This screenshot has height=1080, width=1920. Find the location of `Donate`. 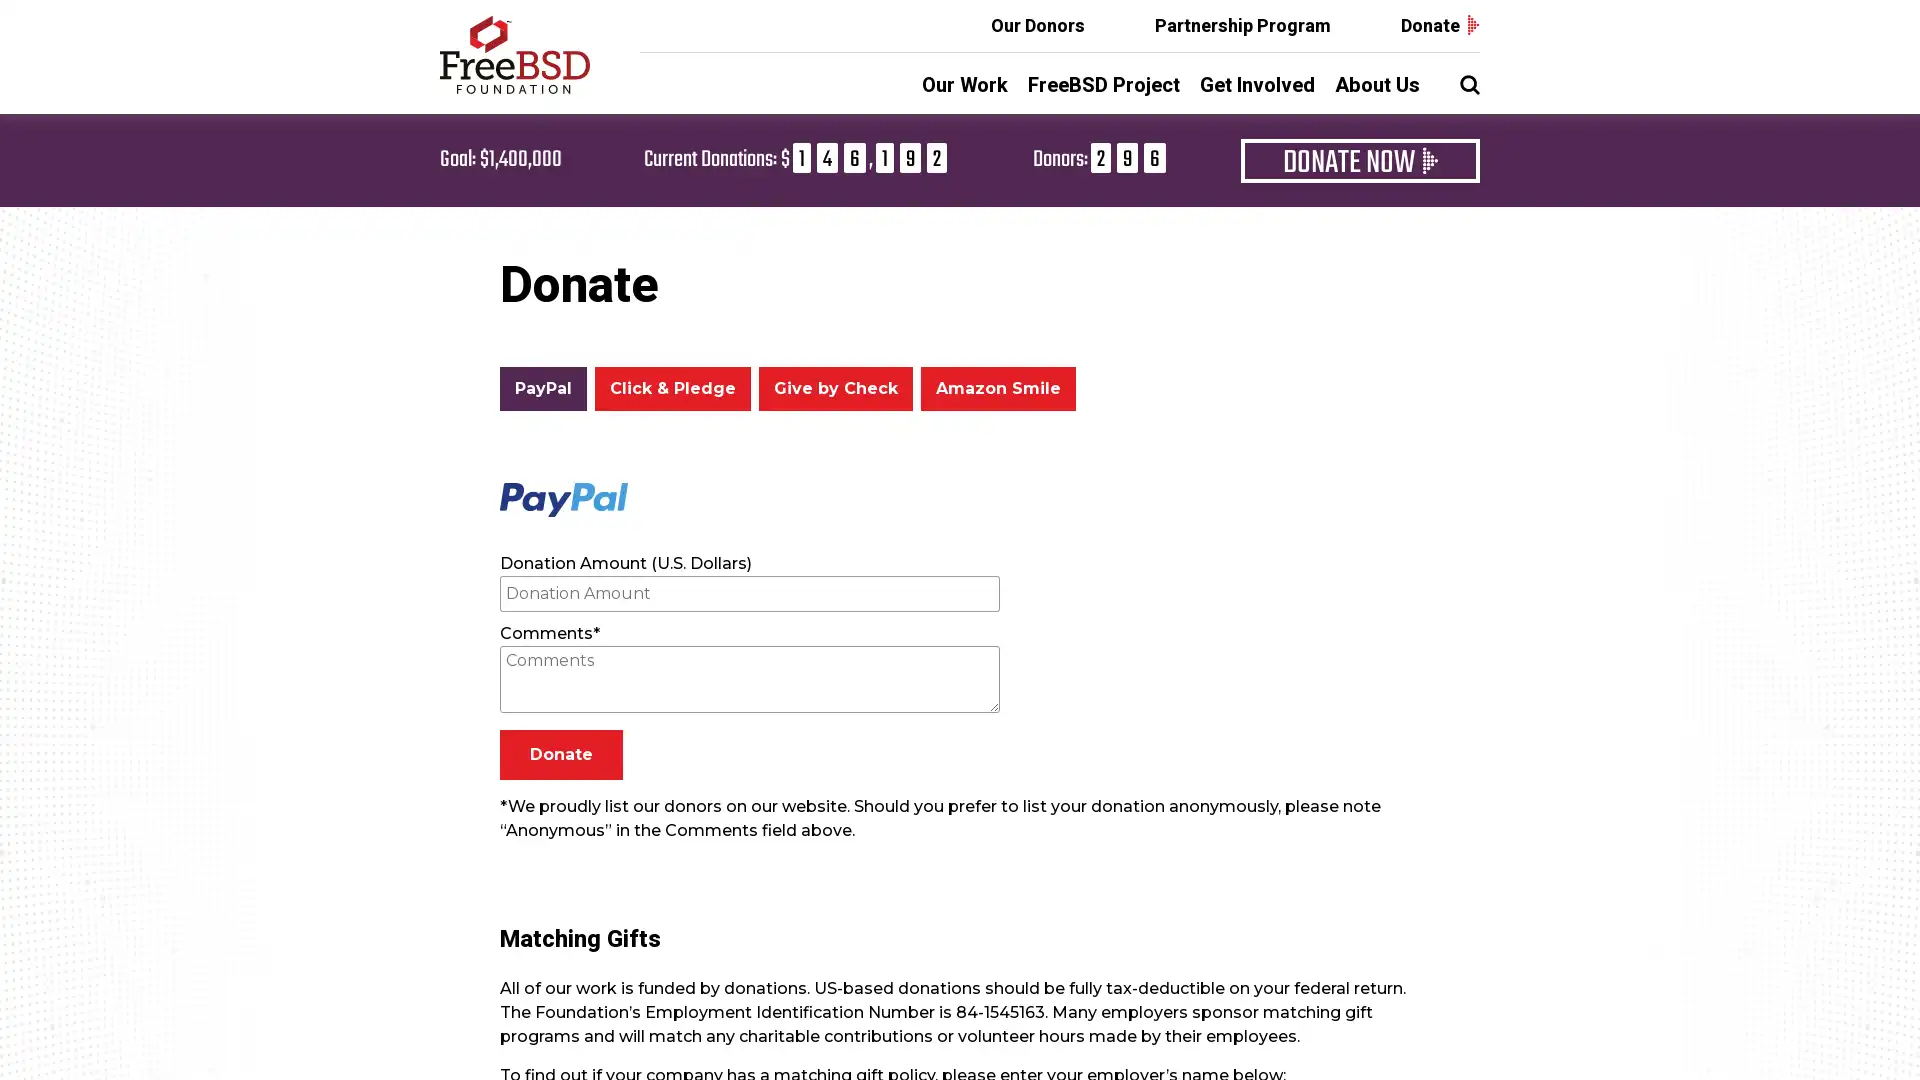

Donate is located at coordinates (560, 755).